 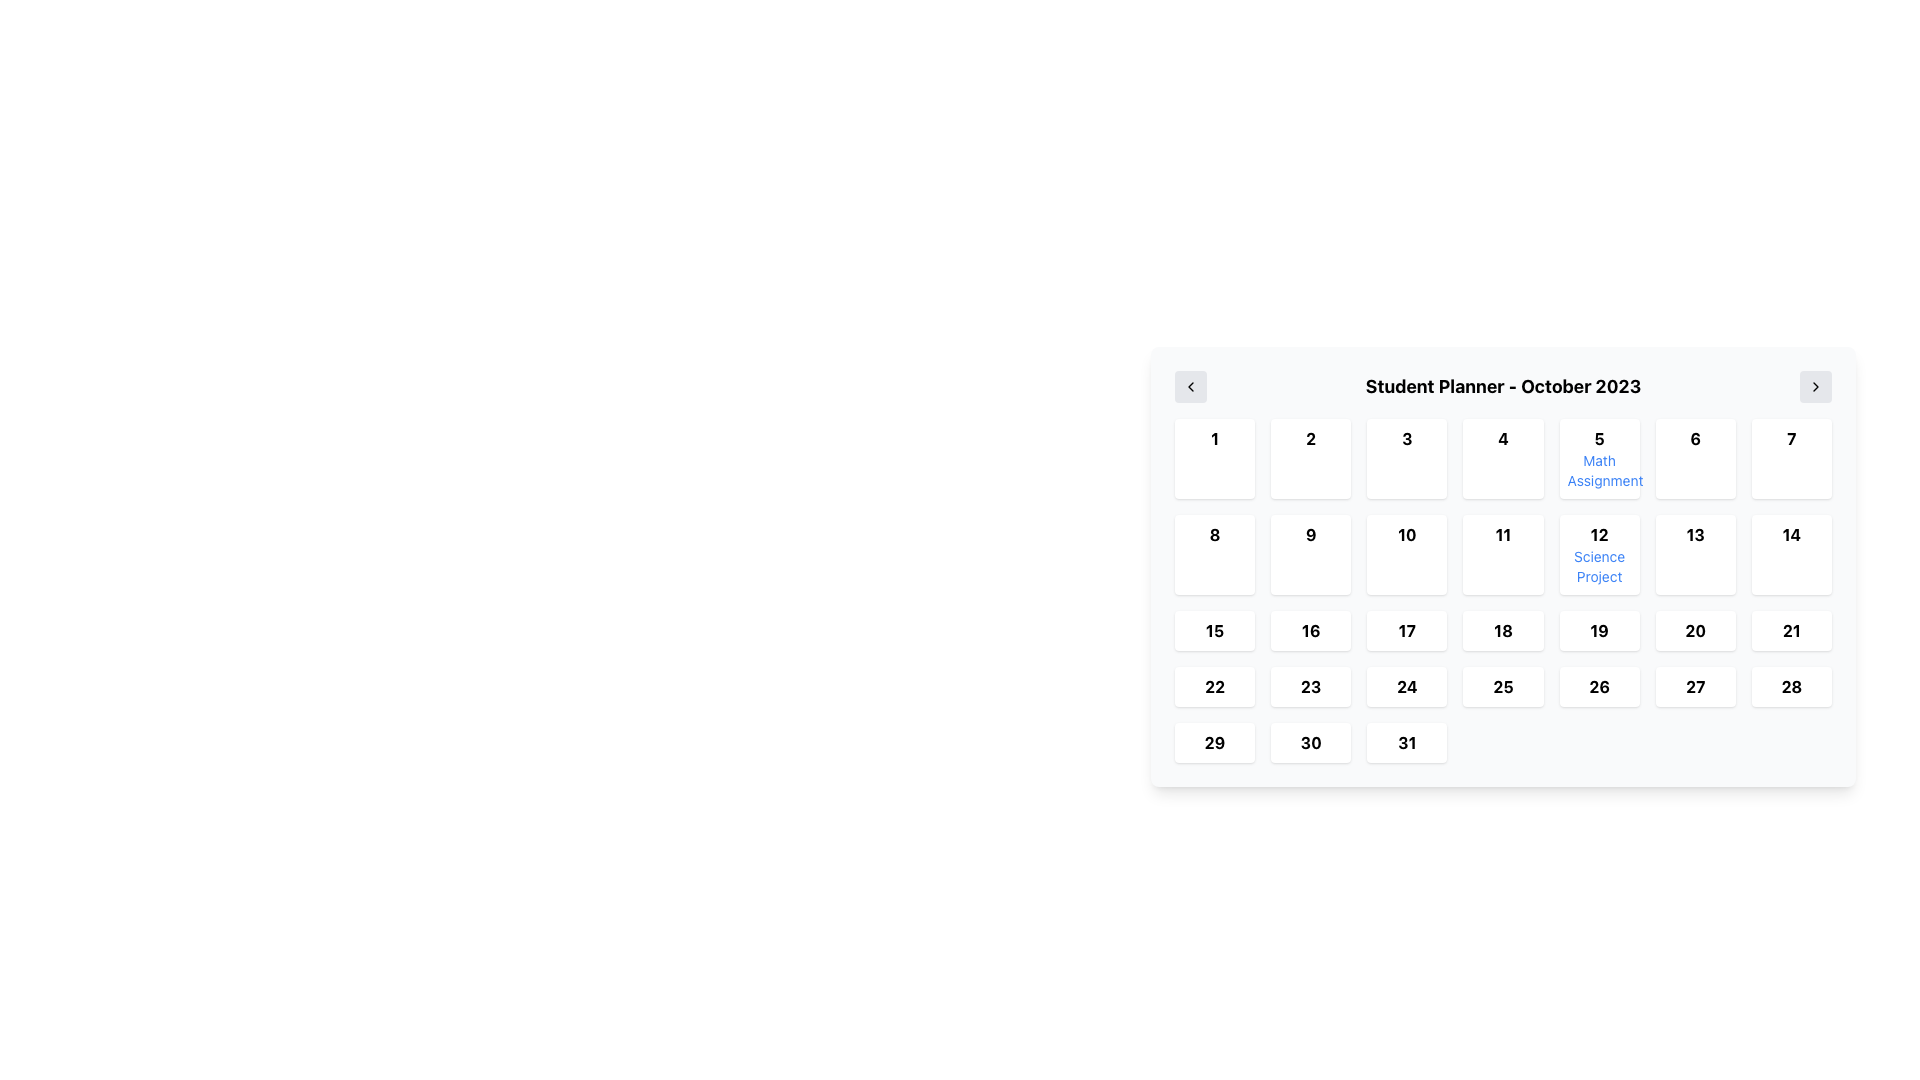 What do you see at coordinates (1598, 685) in the screenshot?
I see `the bold number '26' in the calendar grid` at bounding box center [1598, 685].